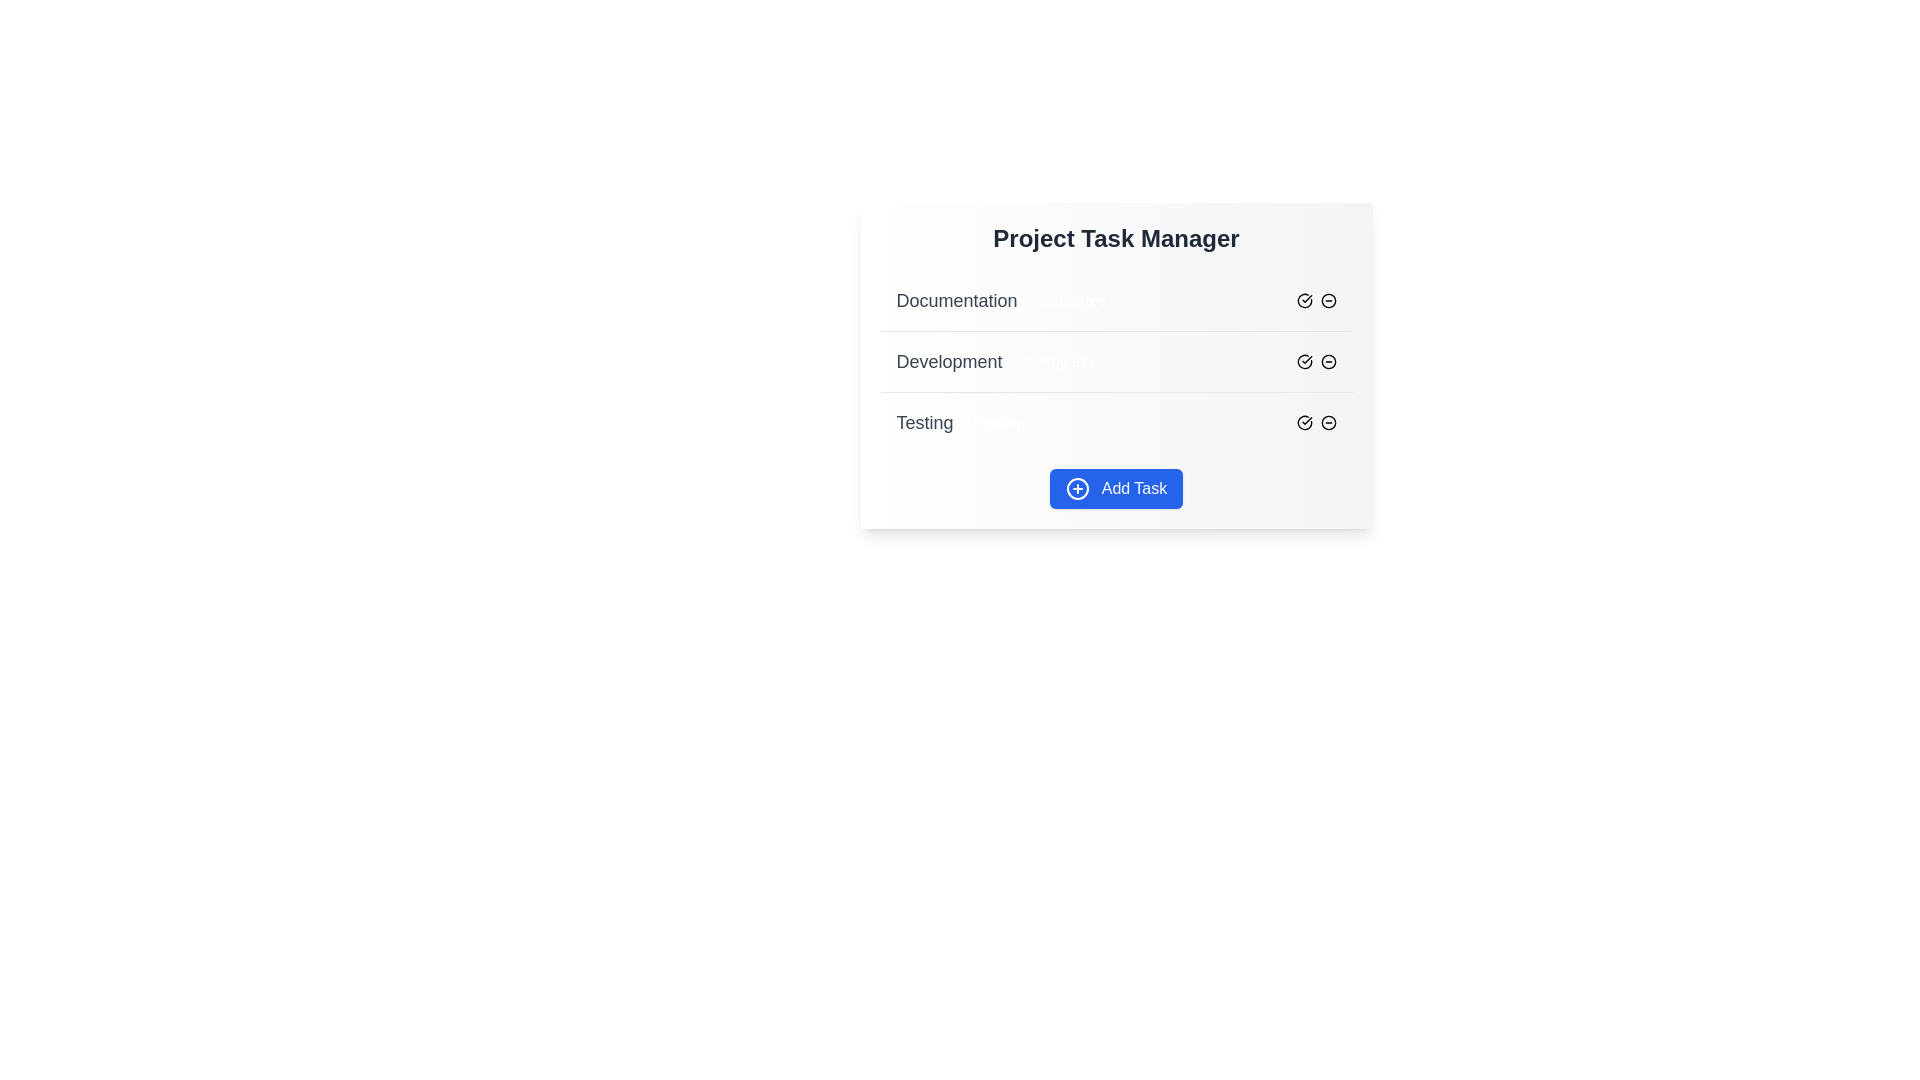  I want to click on the text label displaying the word 'Testing' which is styled in dark gray and is part of the task management interface, so click(924, 422).